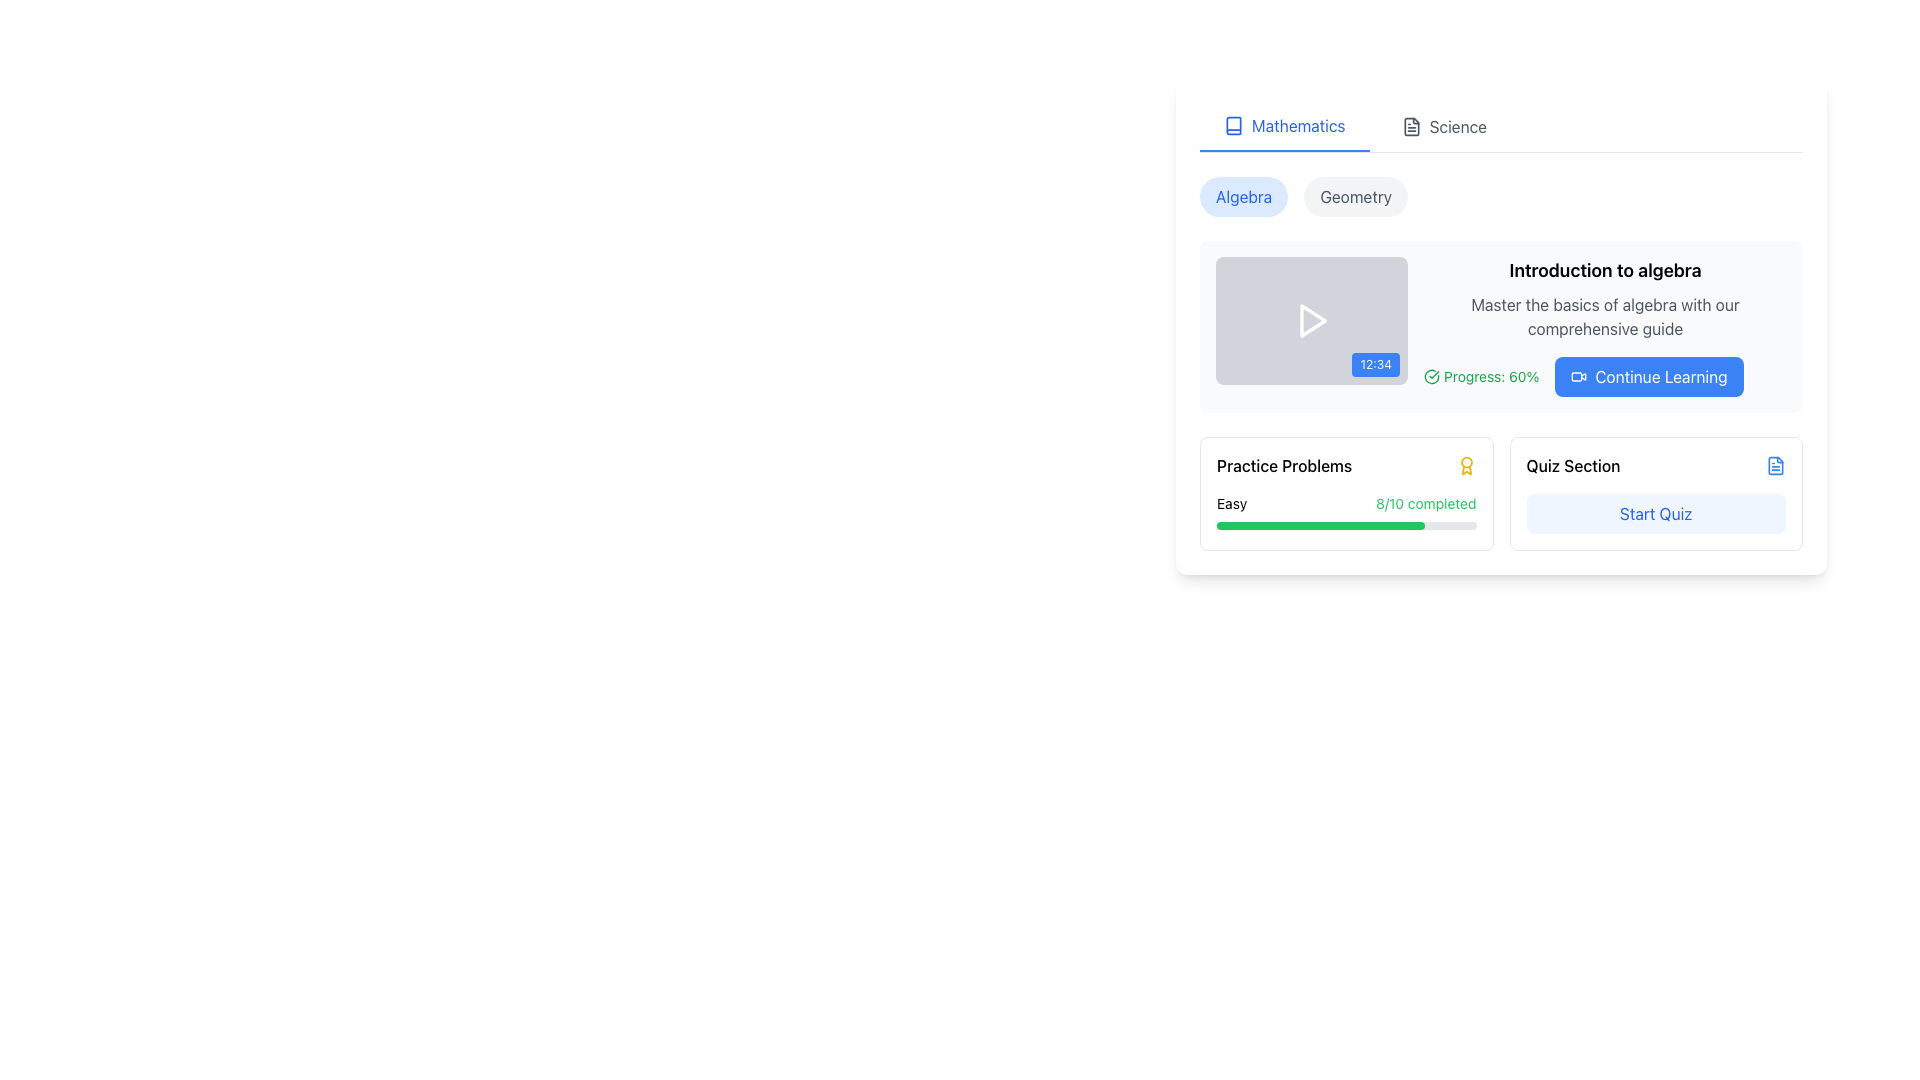 The width and height of the screenshot is (1920, 1080). I want to click on the blue file document icon located at the top-right corner of the 'Quiz Section' card, aligned horizontally with the 'Quiz Section' text and vertically with the 'Start Quiz' button, so click(1776, 466).